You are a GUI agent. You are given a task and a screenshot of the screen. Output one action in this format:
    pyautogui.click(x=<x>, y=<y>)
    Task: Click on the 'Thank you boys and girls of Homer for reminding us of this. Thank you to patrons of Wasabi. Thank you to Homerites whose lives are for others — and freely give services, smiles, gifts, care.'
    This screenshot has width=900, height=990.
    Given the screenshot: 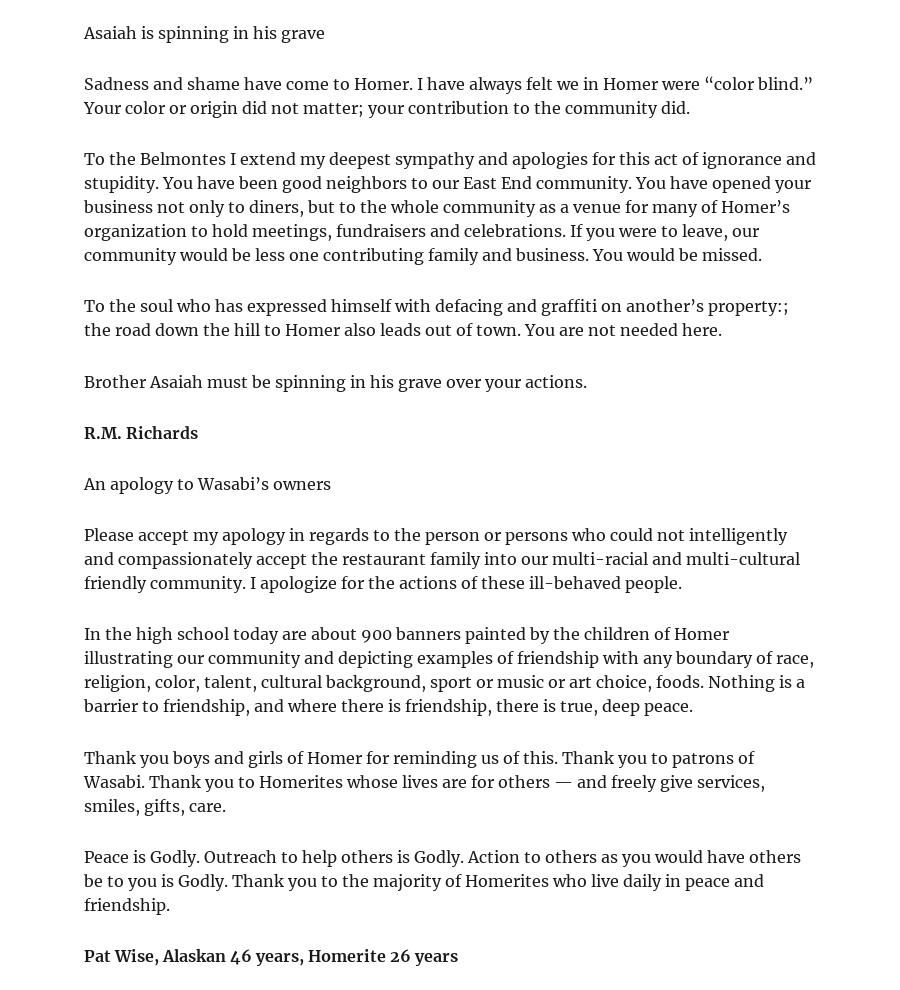 What is the action you would take?
    pyautogui.click(x=424, y=781)
    